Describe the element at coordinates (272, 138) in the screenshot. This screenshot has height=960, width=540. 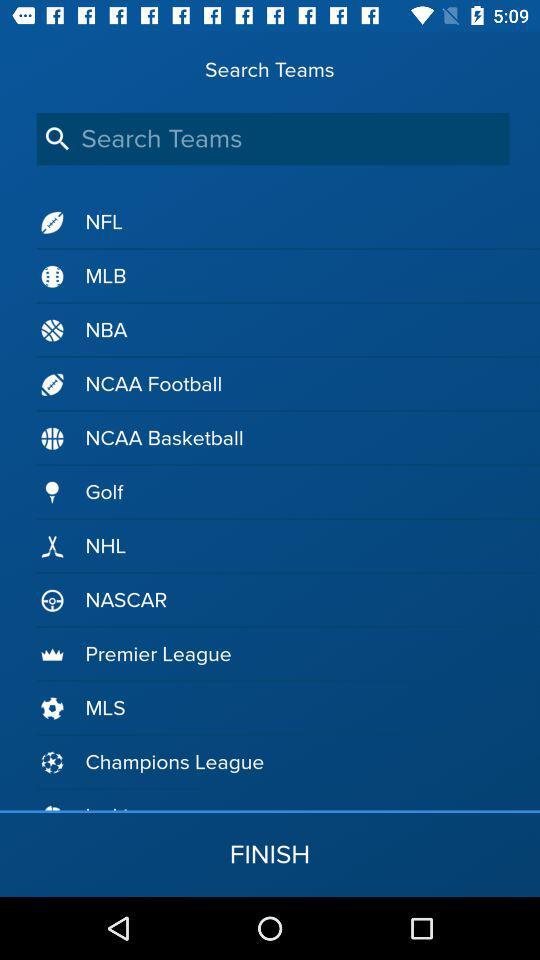
I see `perform a search` at that location.